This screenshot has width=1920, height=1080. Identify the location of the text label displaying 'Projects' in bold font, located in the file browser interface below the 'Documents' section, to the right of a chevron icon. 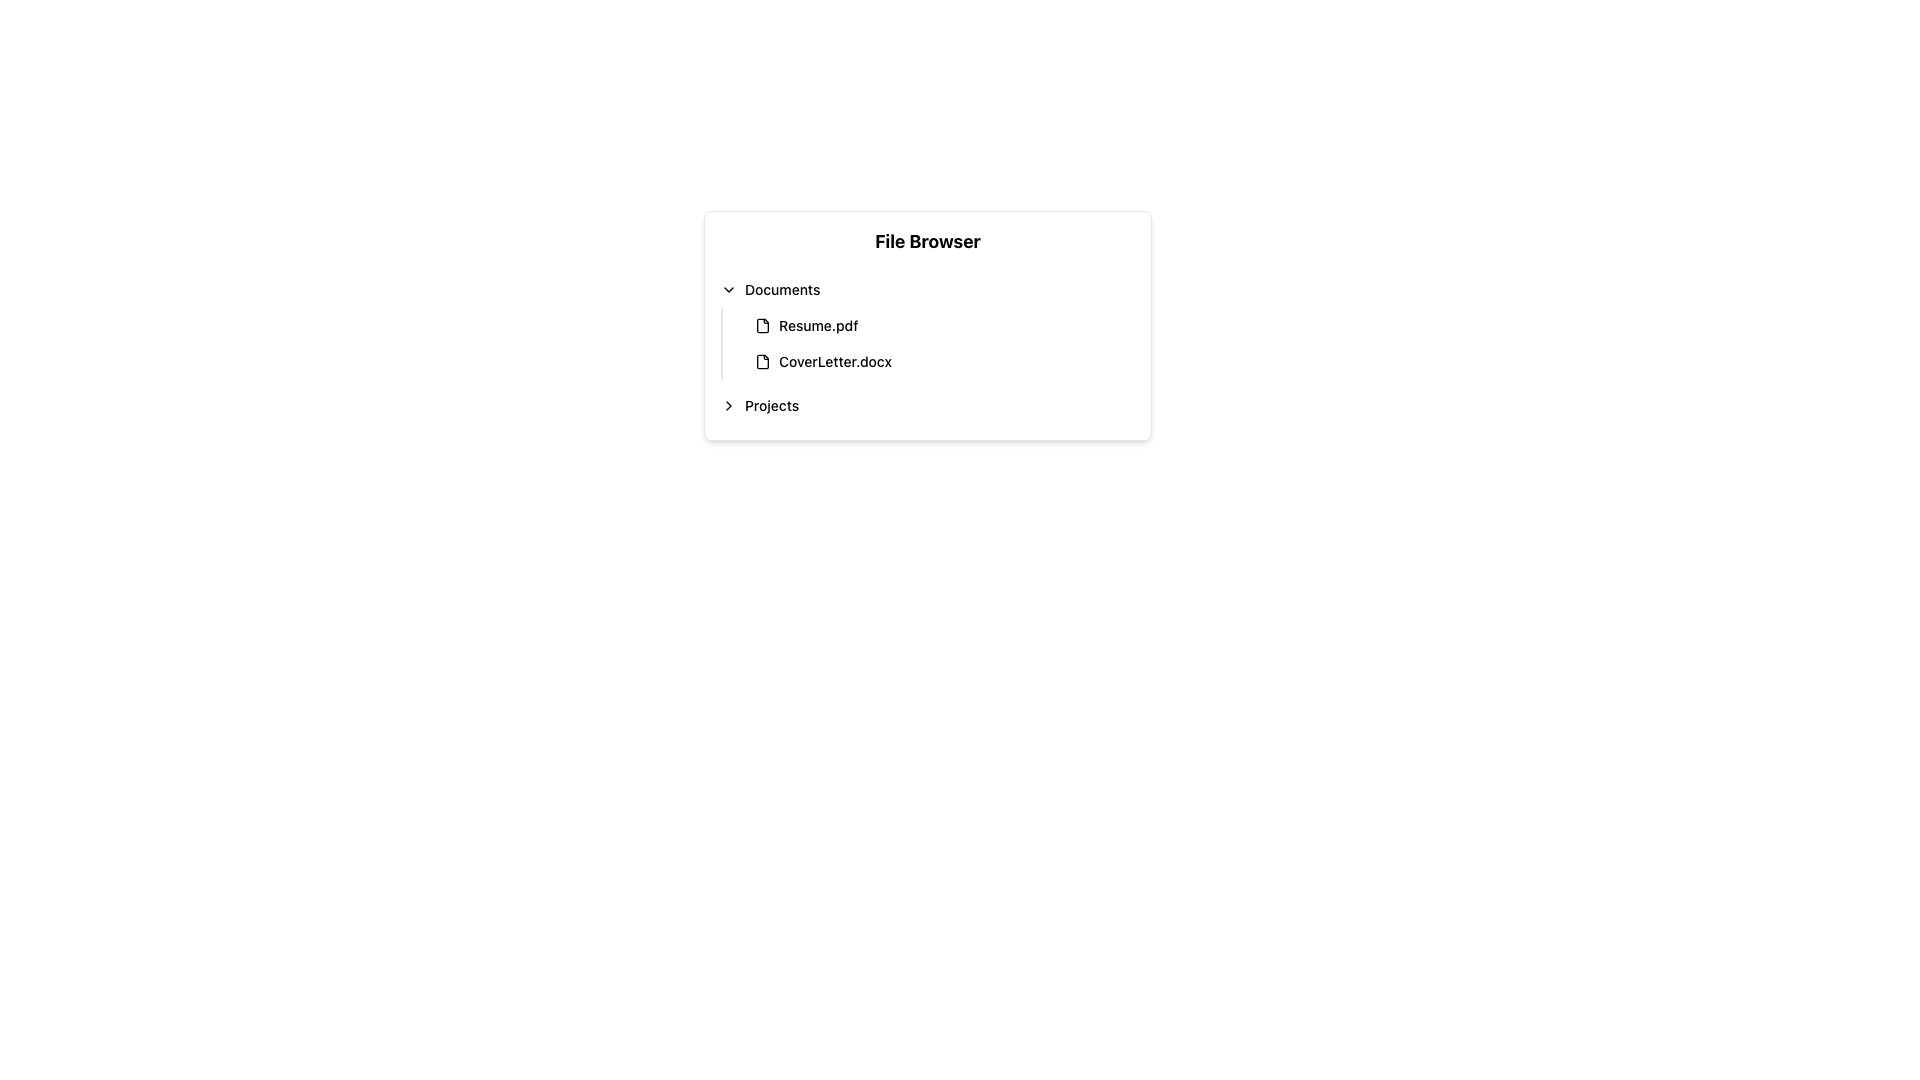
(771, 405).